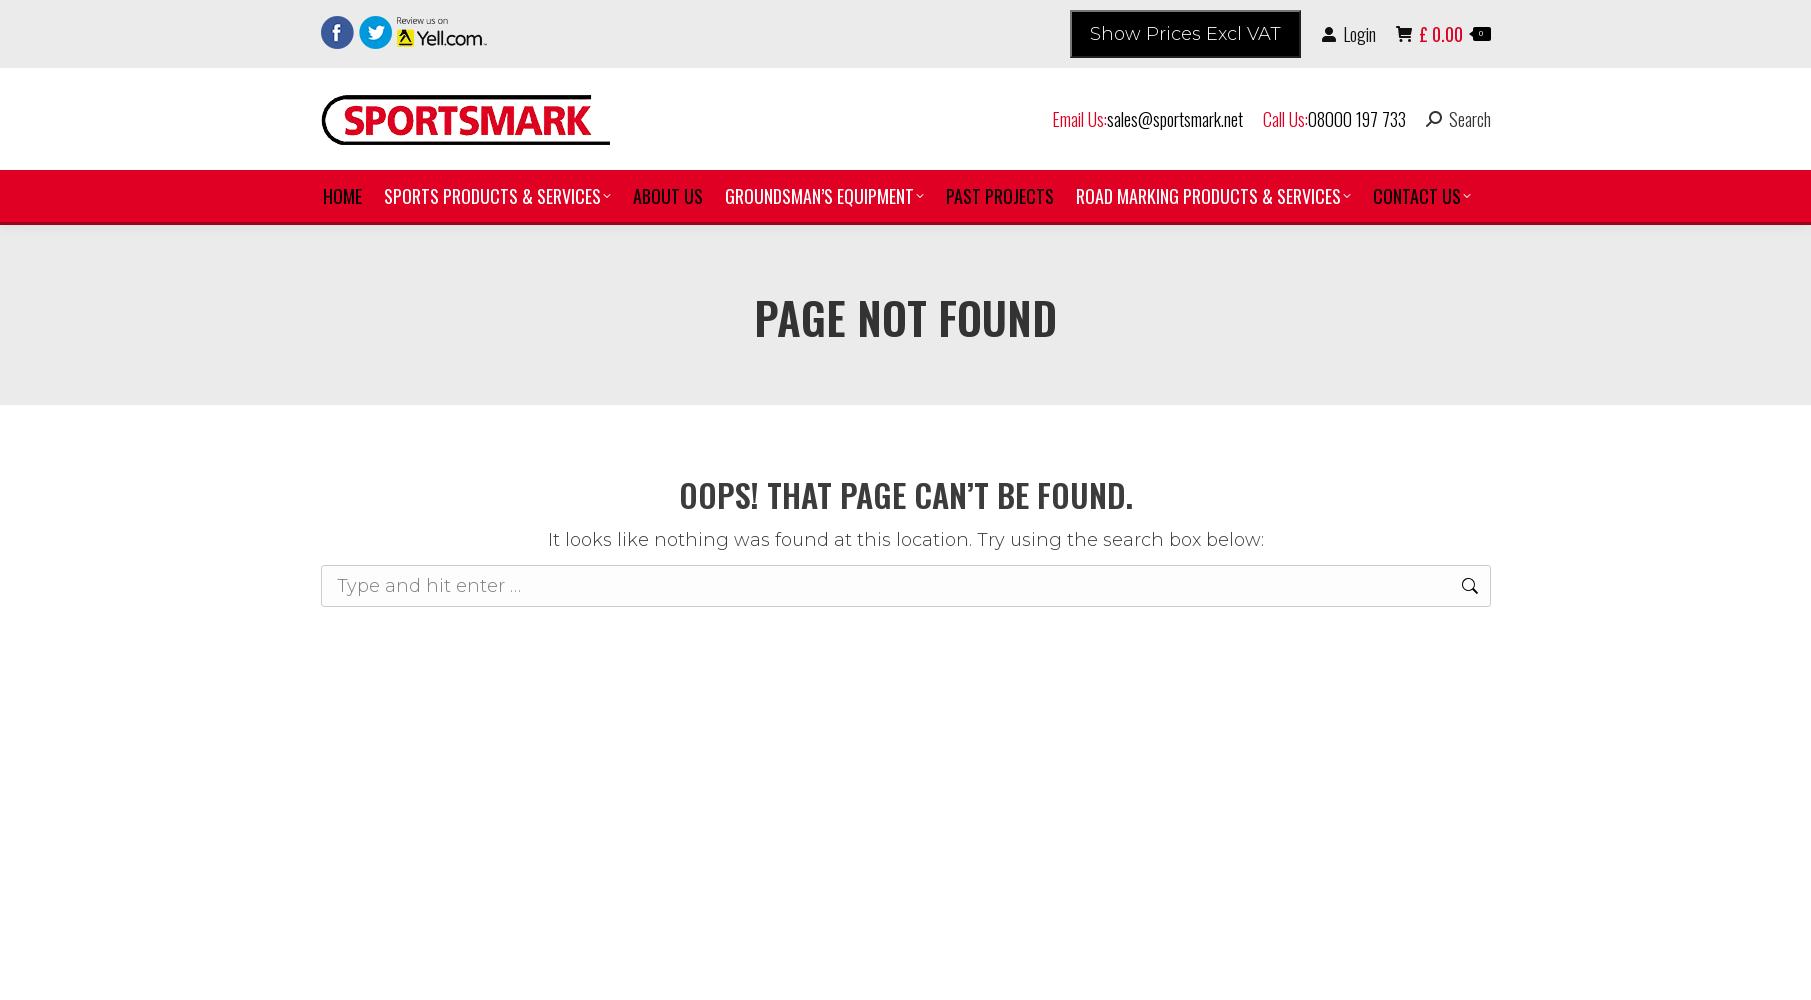  I want to click on 'Basketball', so click(446, 383).